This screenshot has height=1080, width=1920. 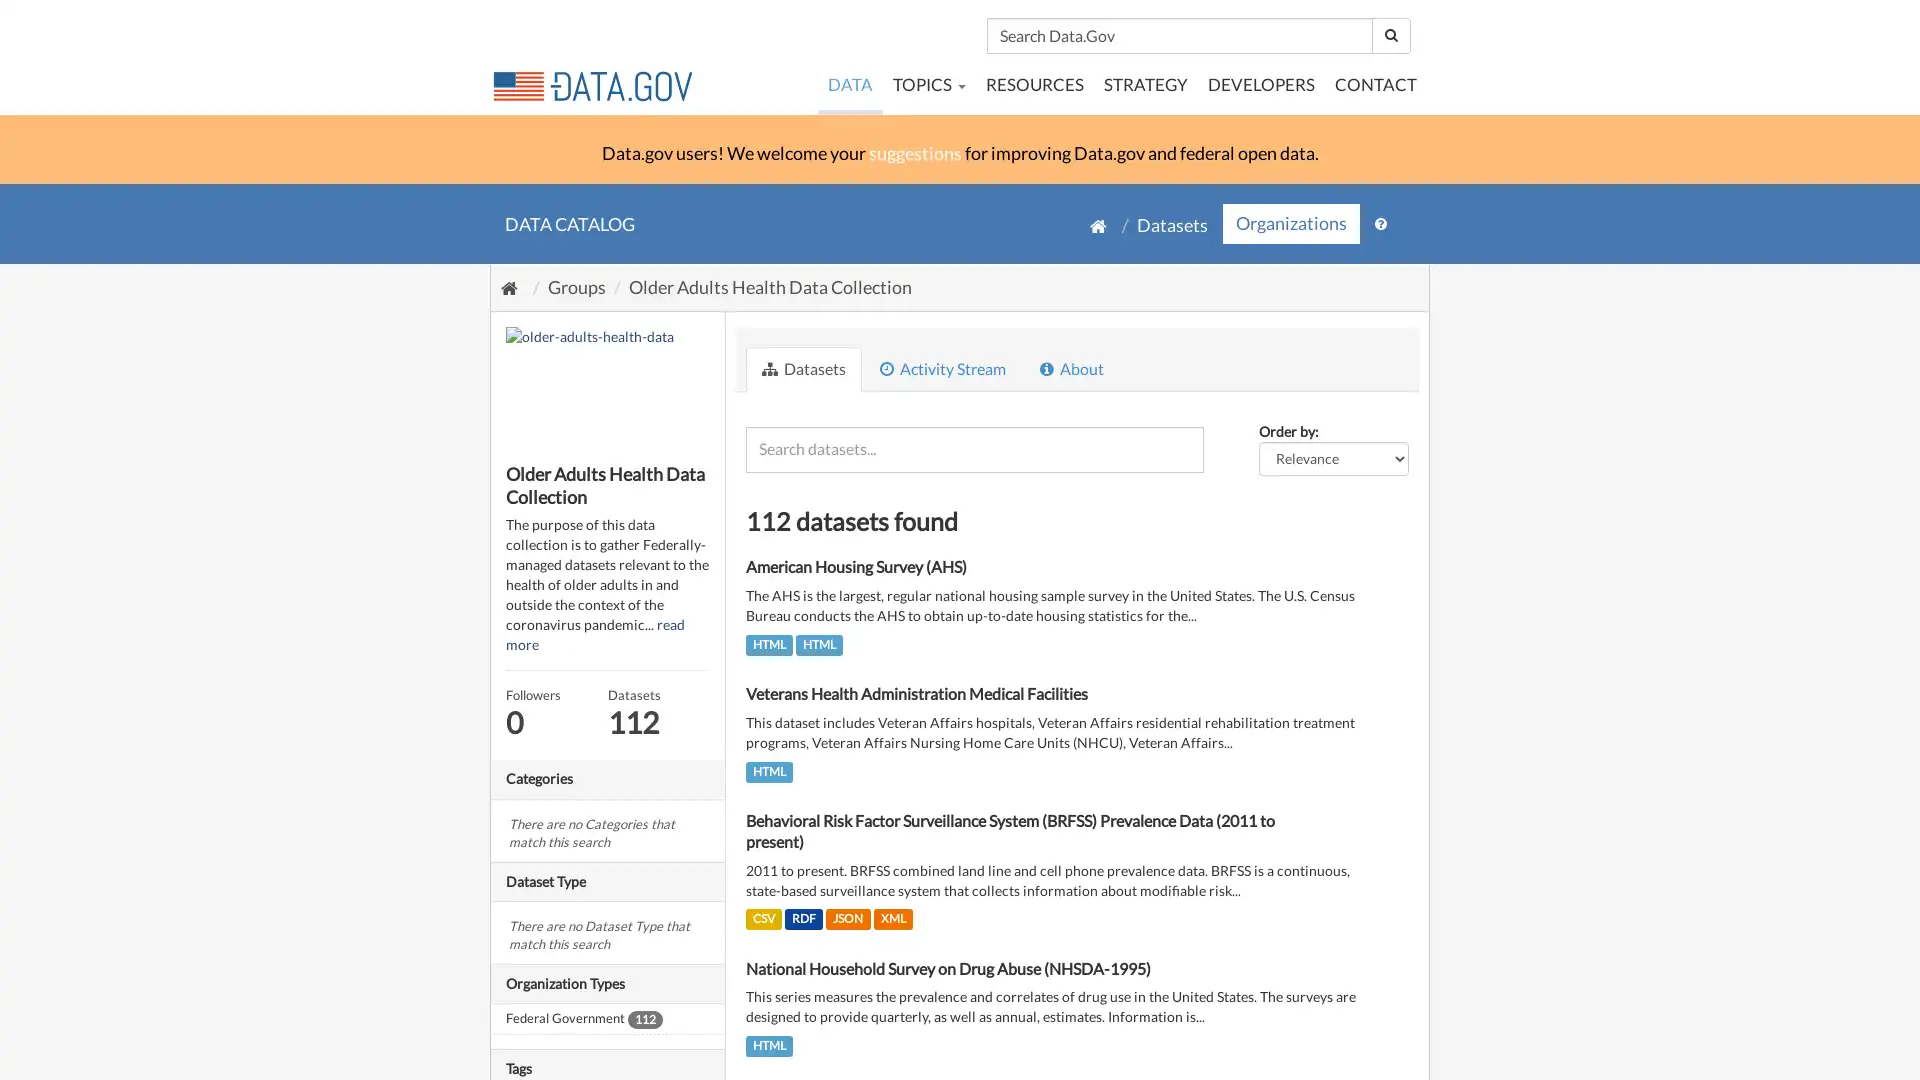 I want to click on Search, so click(x=1390, y=35).